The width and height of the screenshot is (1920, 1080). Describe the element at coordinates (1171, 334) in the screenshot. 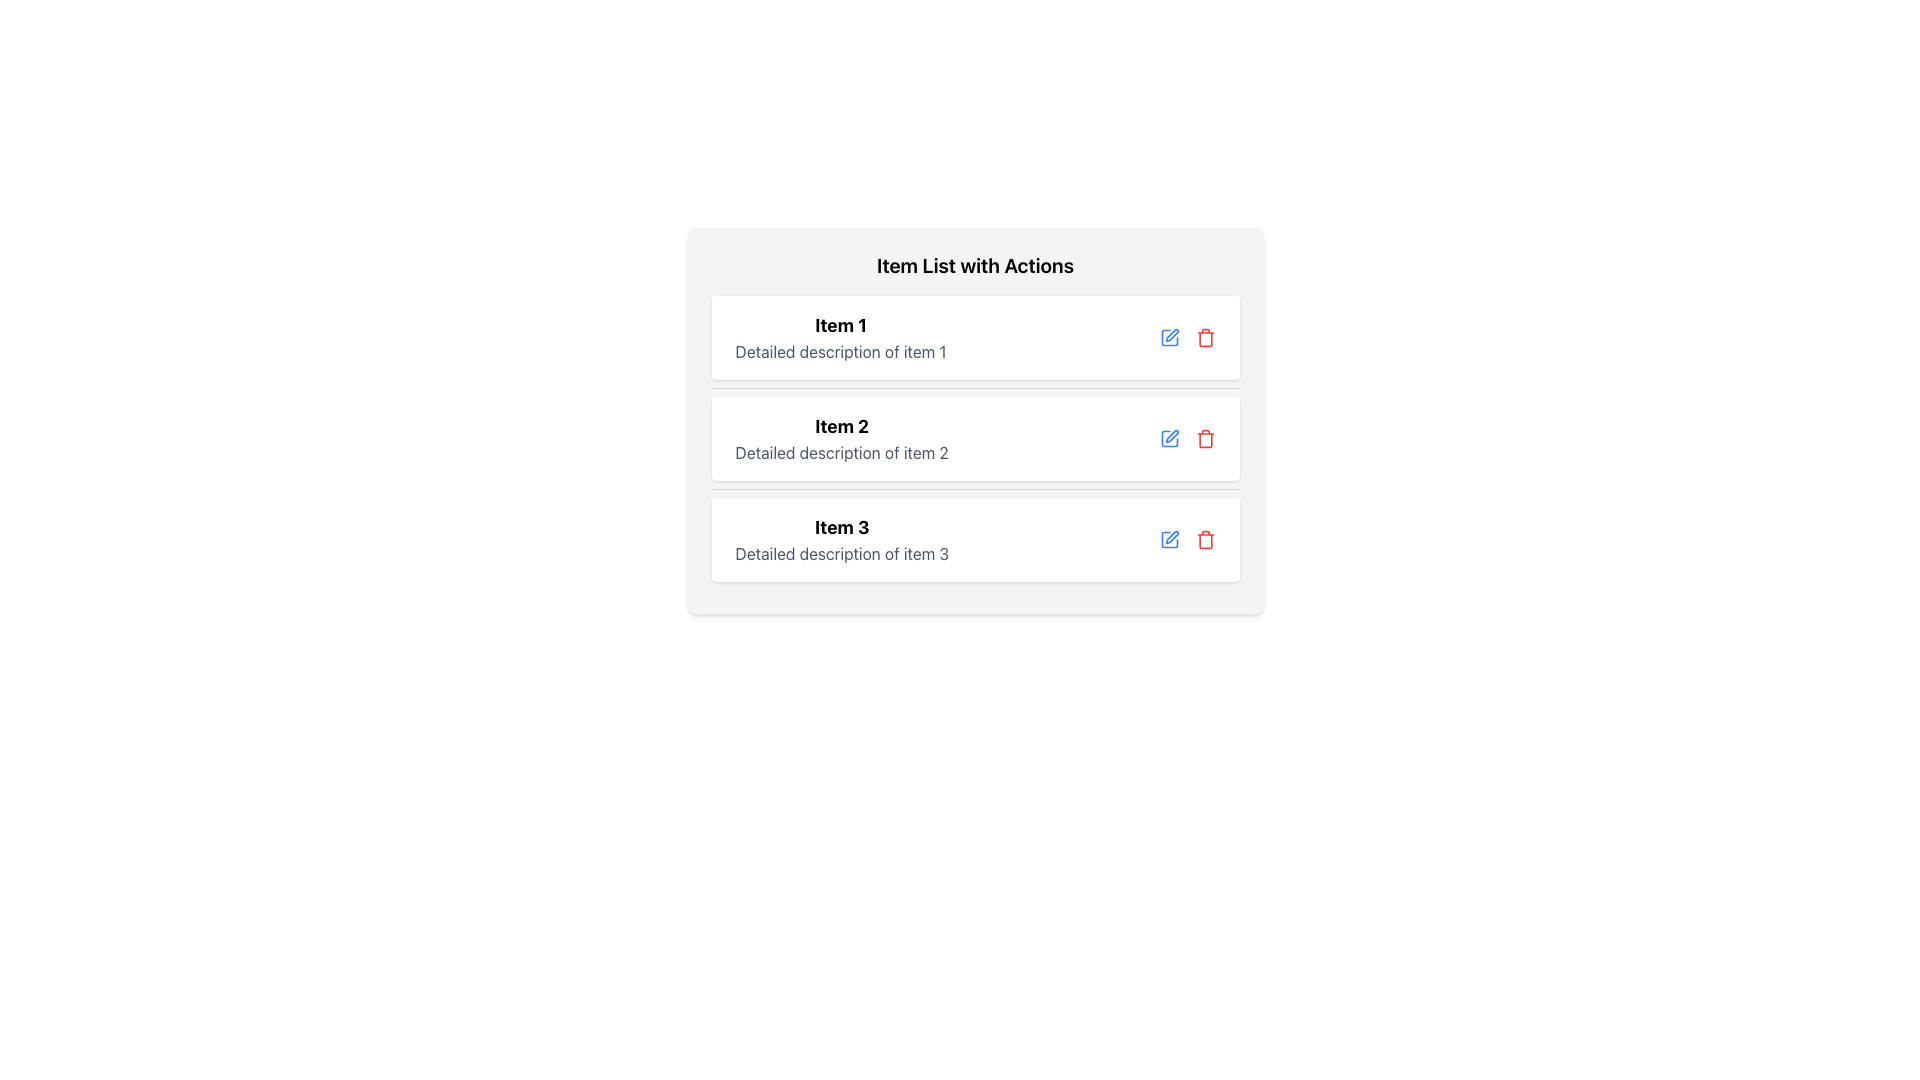

I see `the pen or edit icon located at the right end of the 'Item 1' row` at that location.